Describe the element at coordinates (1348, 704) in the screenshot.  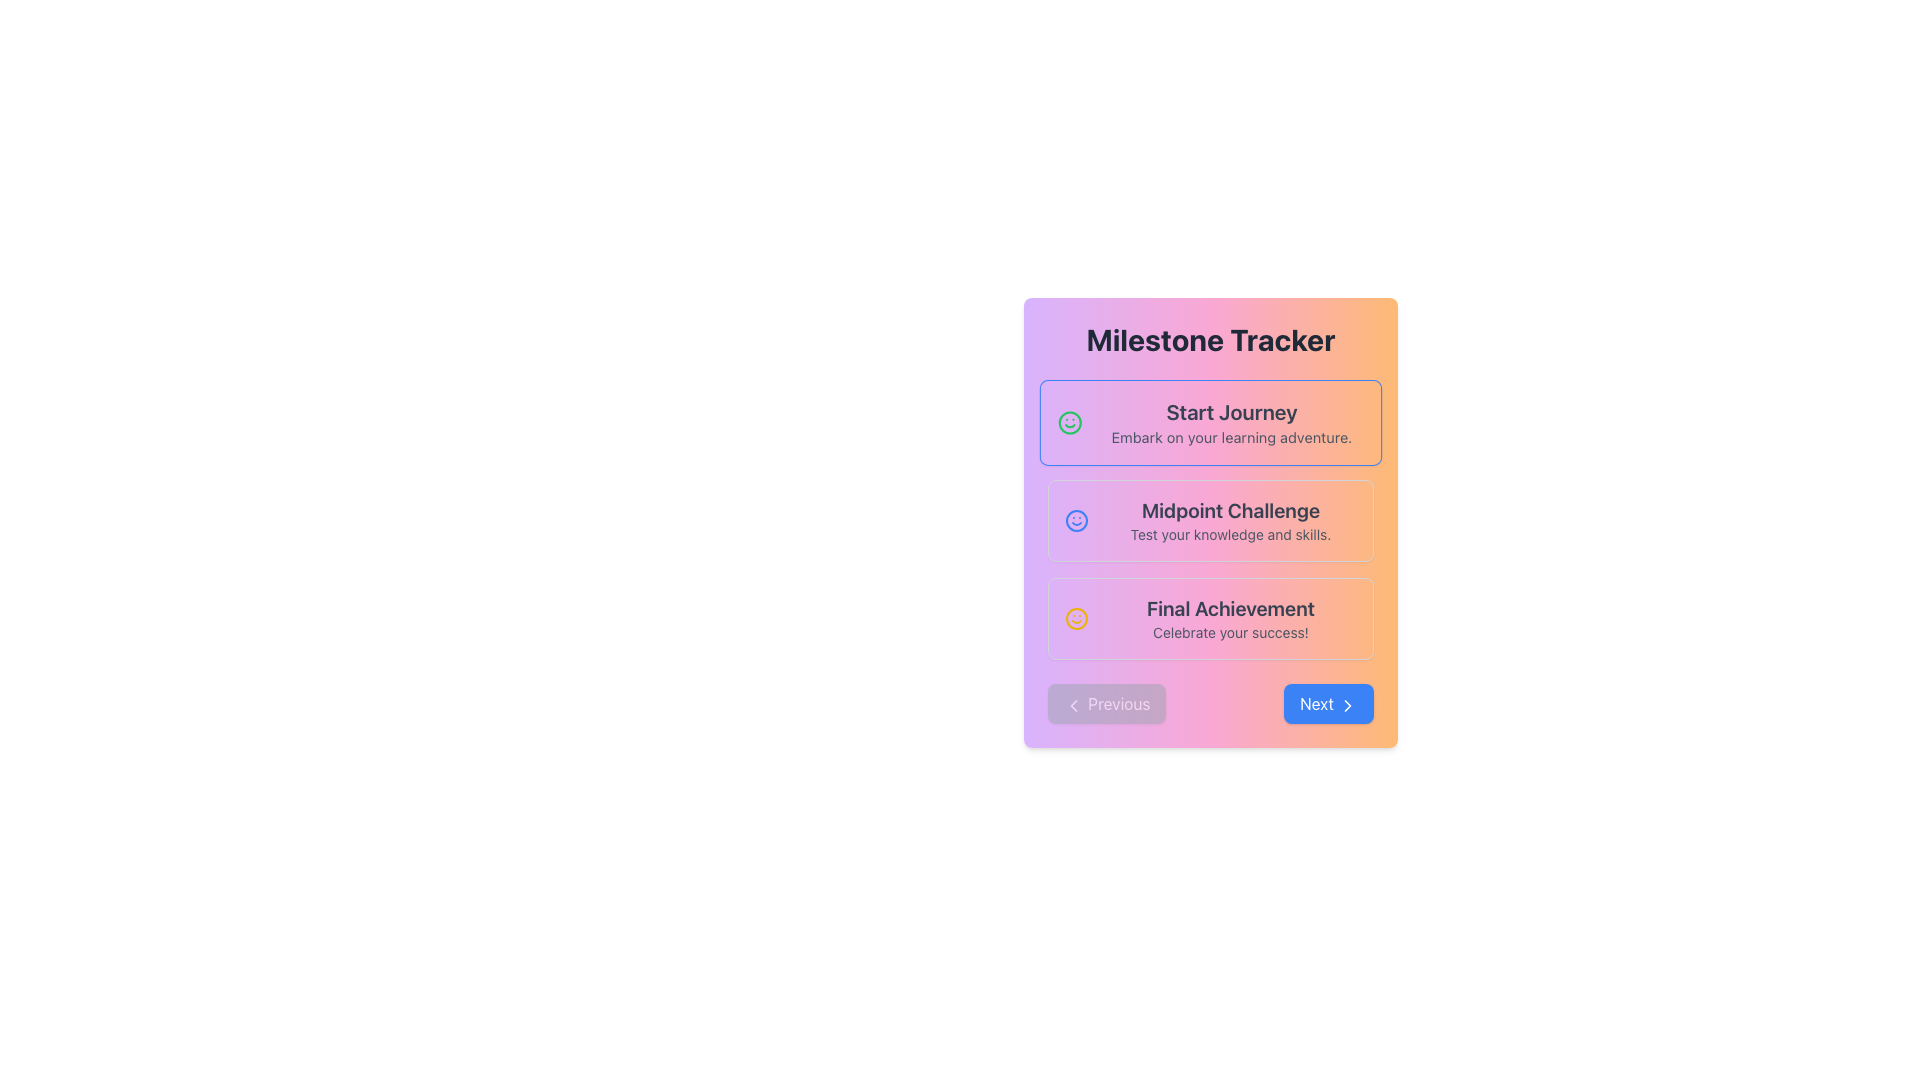
I see `the right-pointing arrow icon located at the far right end of the blue 'Next' button to interact with the button` at that location.